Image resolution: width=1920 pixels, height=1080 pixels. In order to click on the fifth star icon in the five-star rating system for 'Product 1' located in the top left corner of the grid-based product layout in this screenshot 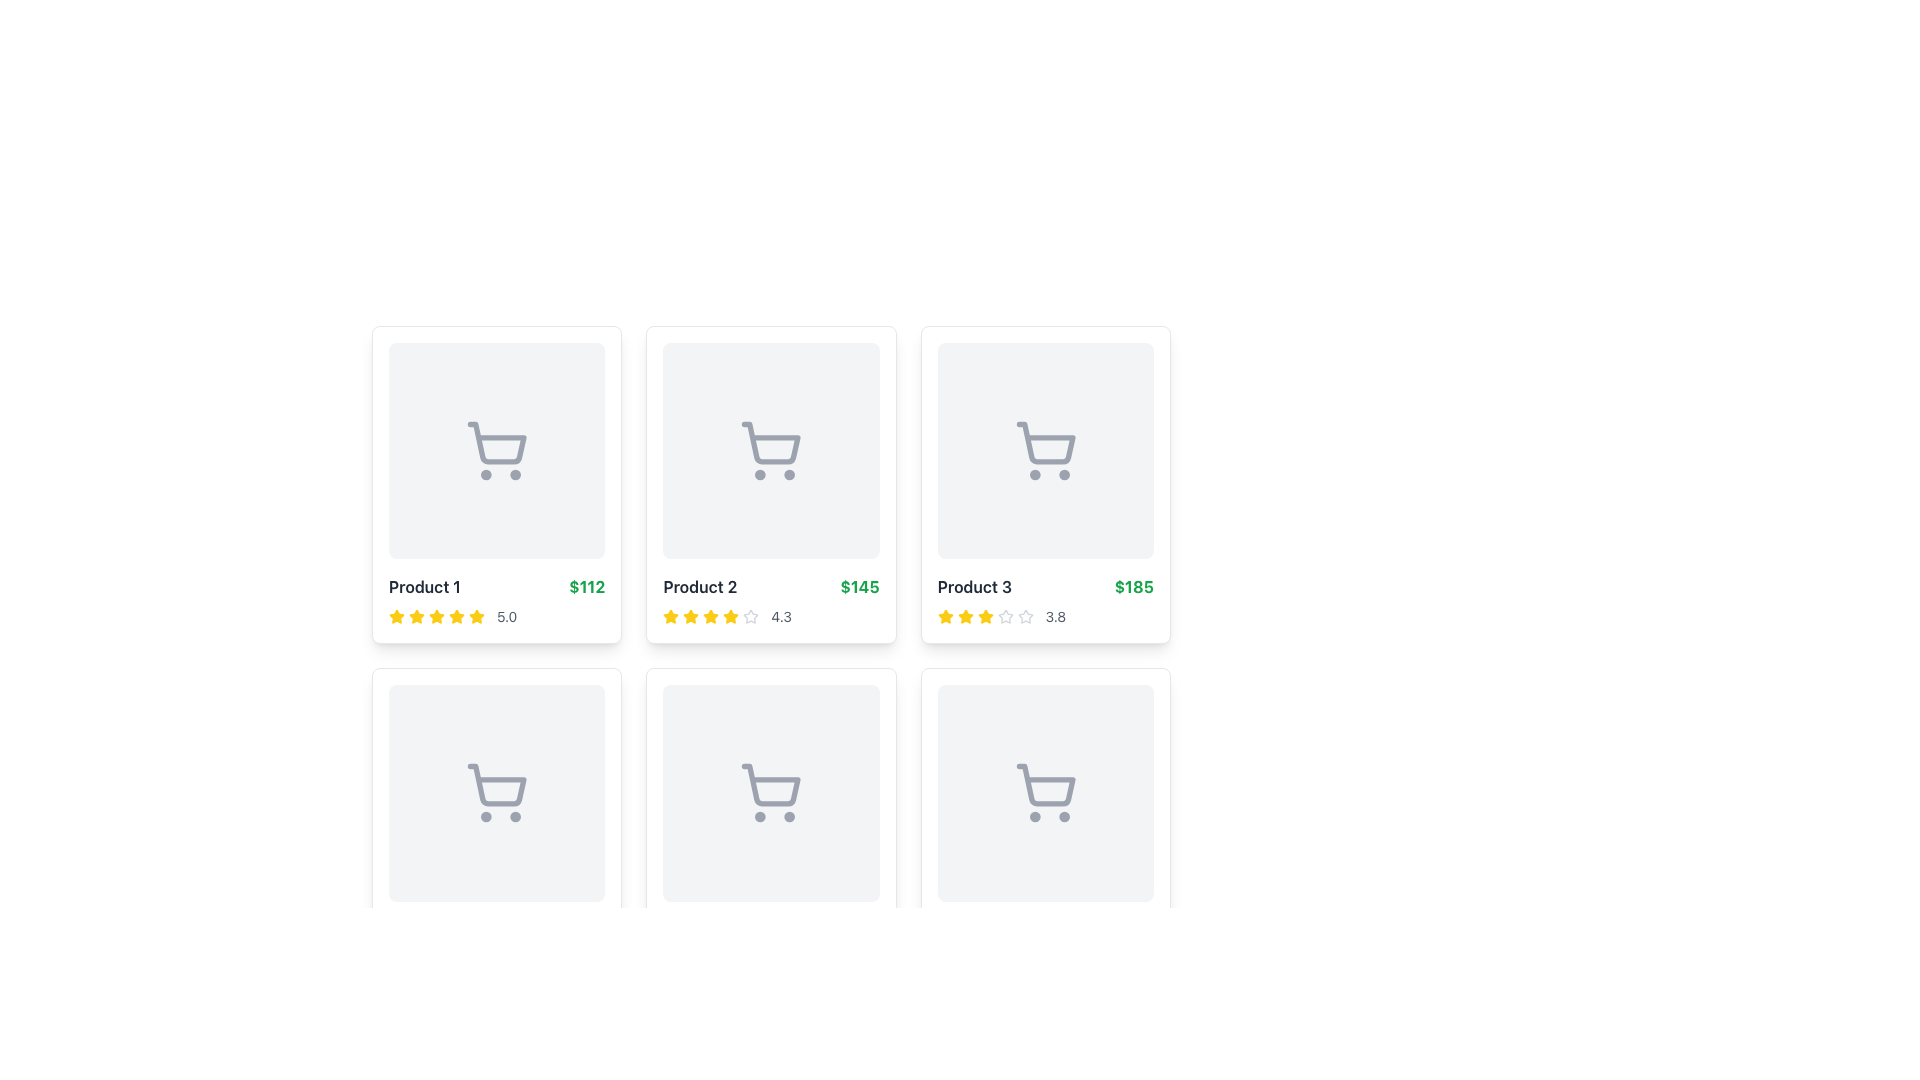, I will do `click(397, 616)`.